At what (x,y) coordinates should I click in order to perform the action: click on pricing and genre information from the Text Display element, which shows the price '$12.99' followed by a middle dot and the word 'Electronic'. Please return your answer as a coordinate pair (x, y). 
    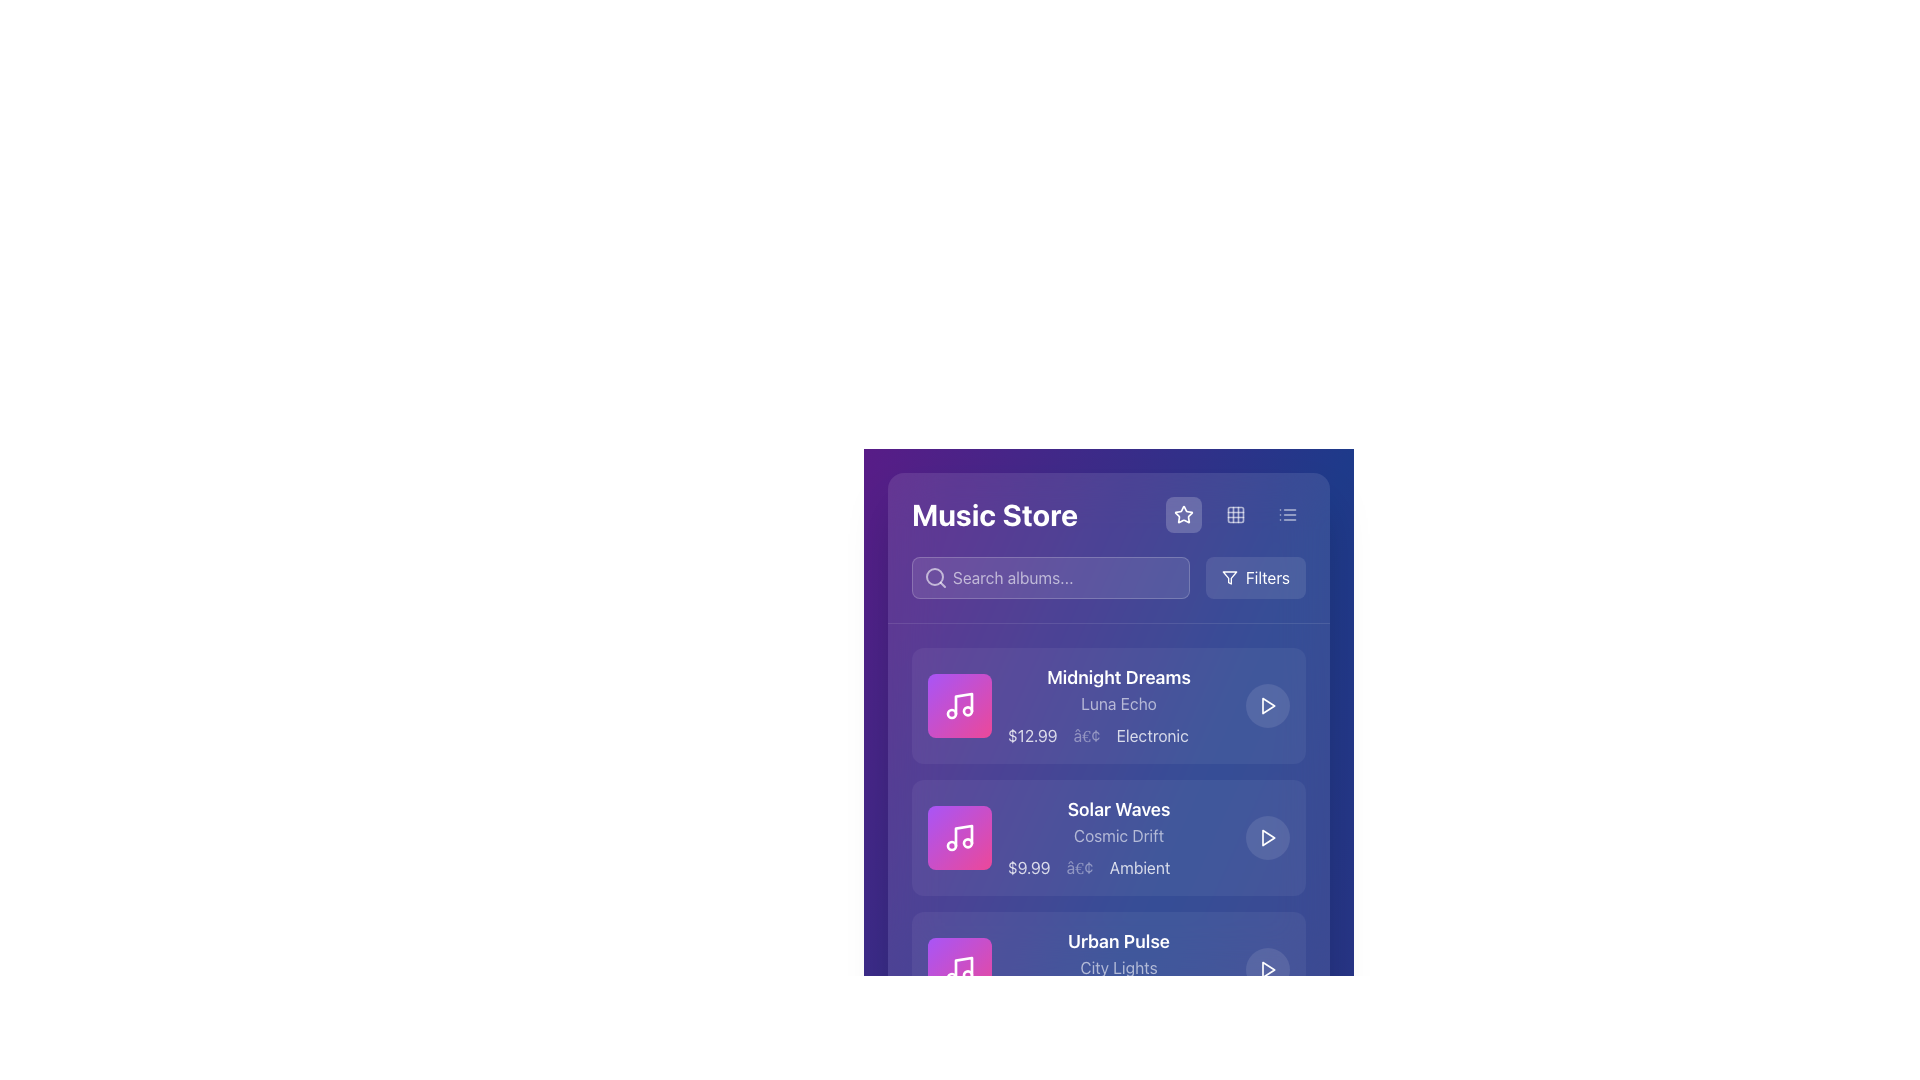
    Looking at the image, I should click on (1117, 736).